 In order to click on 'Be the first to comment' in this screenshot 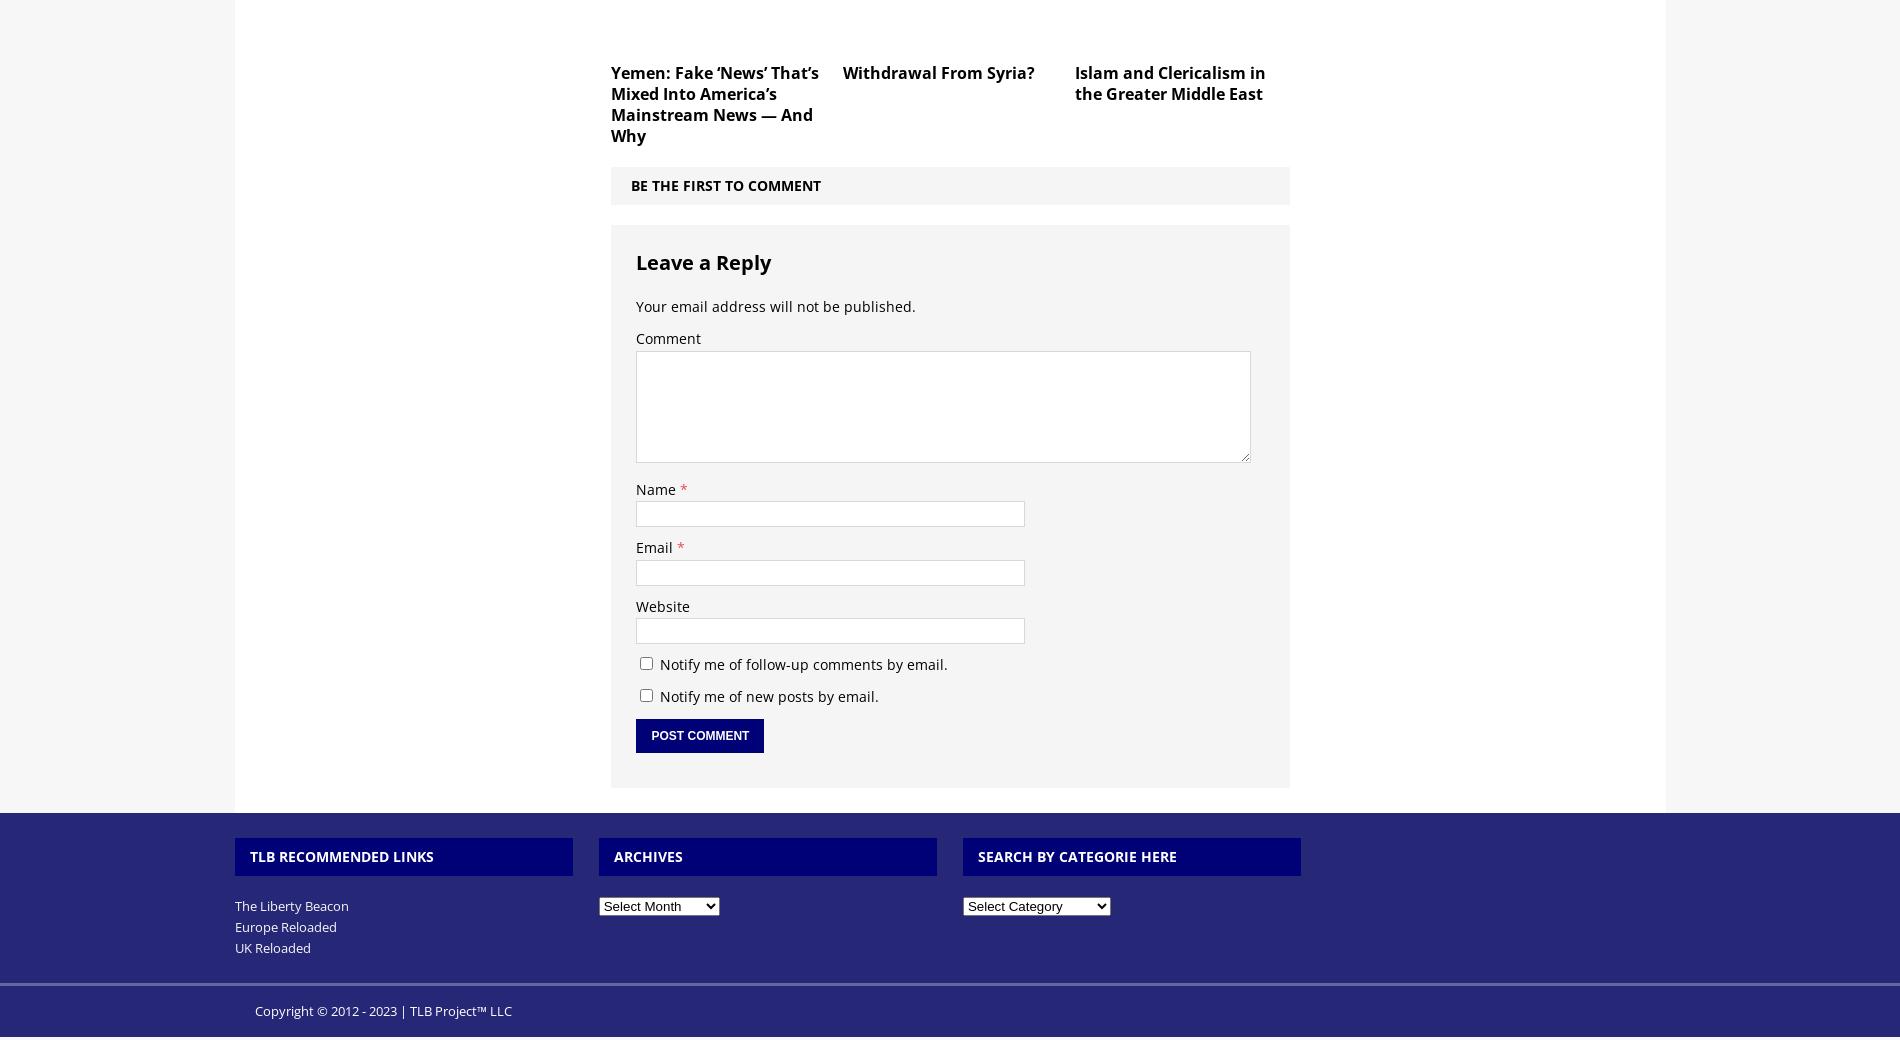, I will do `click(630, 184)`.